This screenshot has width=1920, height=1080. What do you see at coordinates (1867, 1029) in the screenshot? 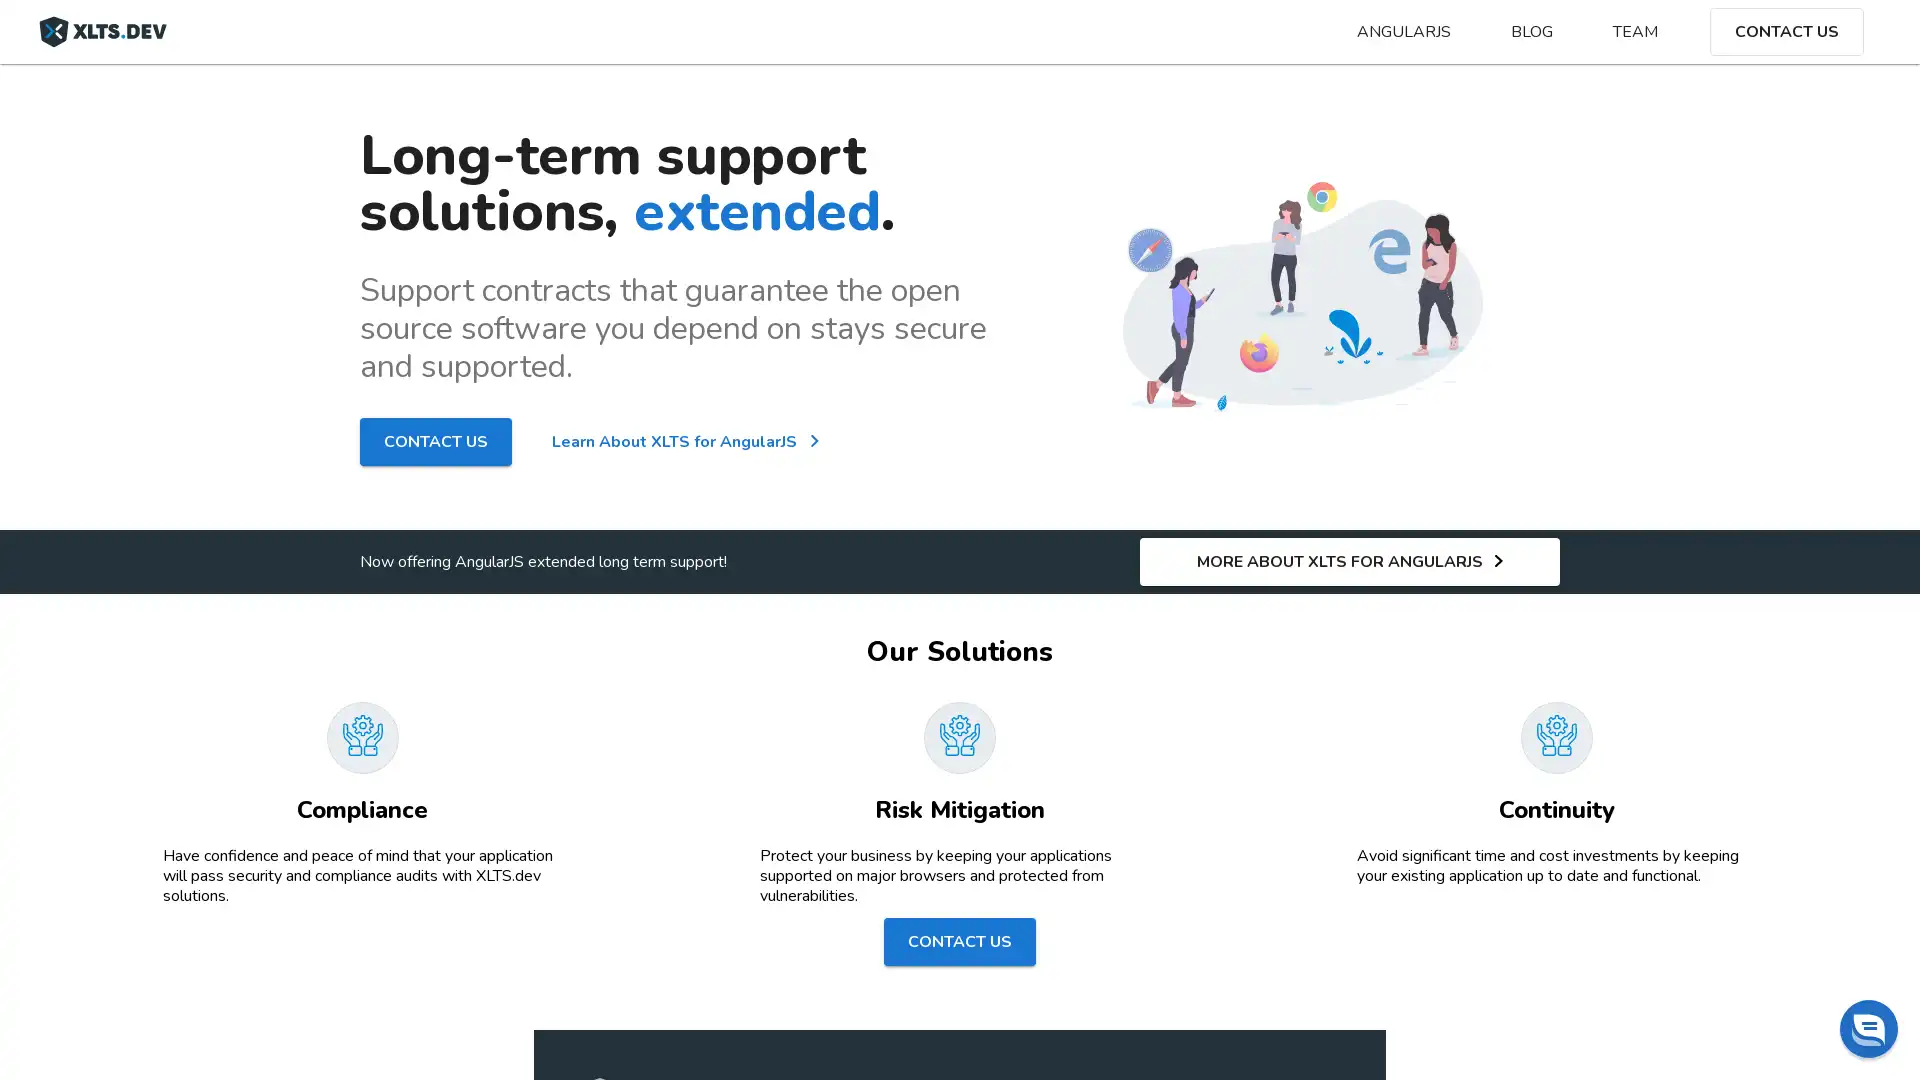
I see `Chat widget toggle` at bounding box center [1867, 1029].